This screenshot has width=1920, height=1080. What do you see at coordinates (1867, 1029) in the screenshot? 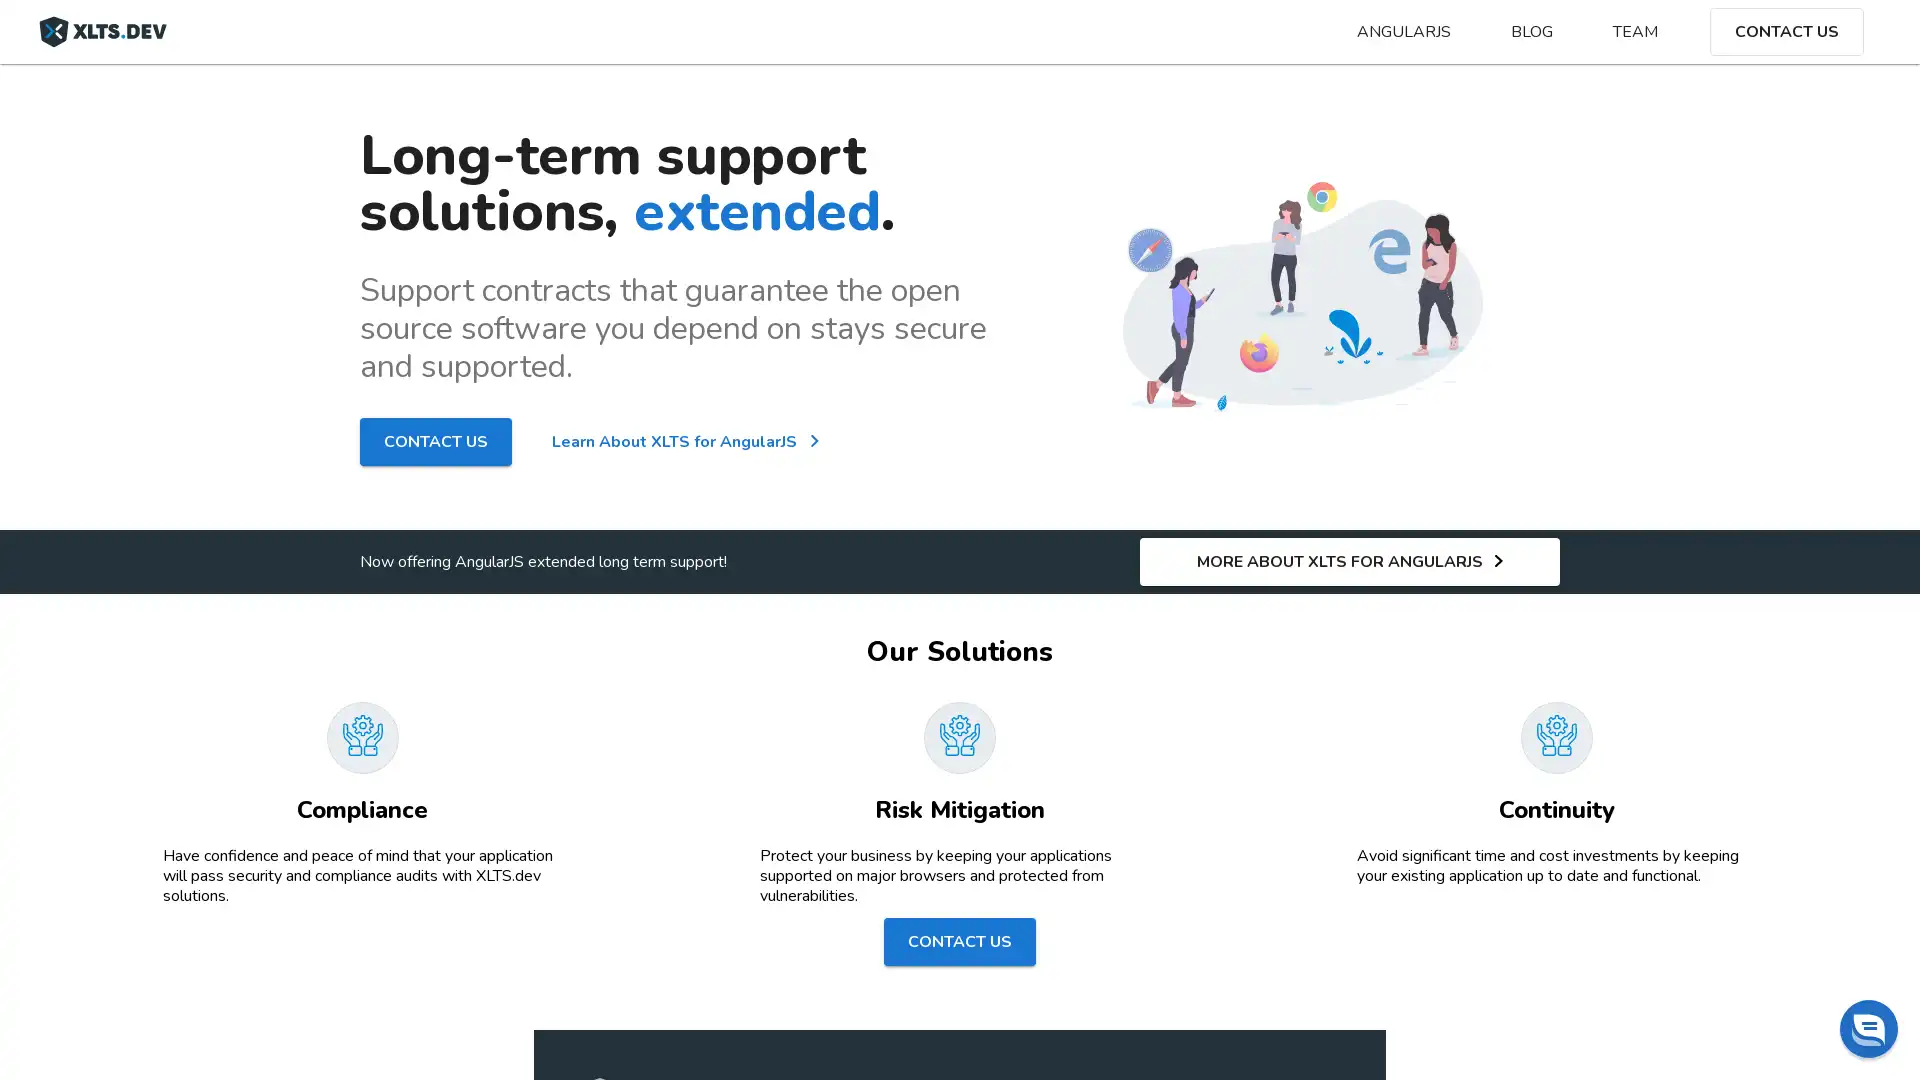
I see `Chat widget toggle` at bounding box center [1867, 1029].